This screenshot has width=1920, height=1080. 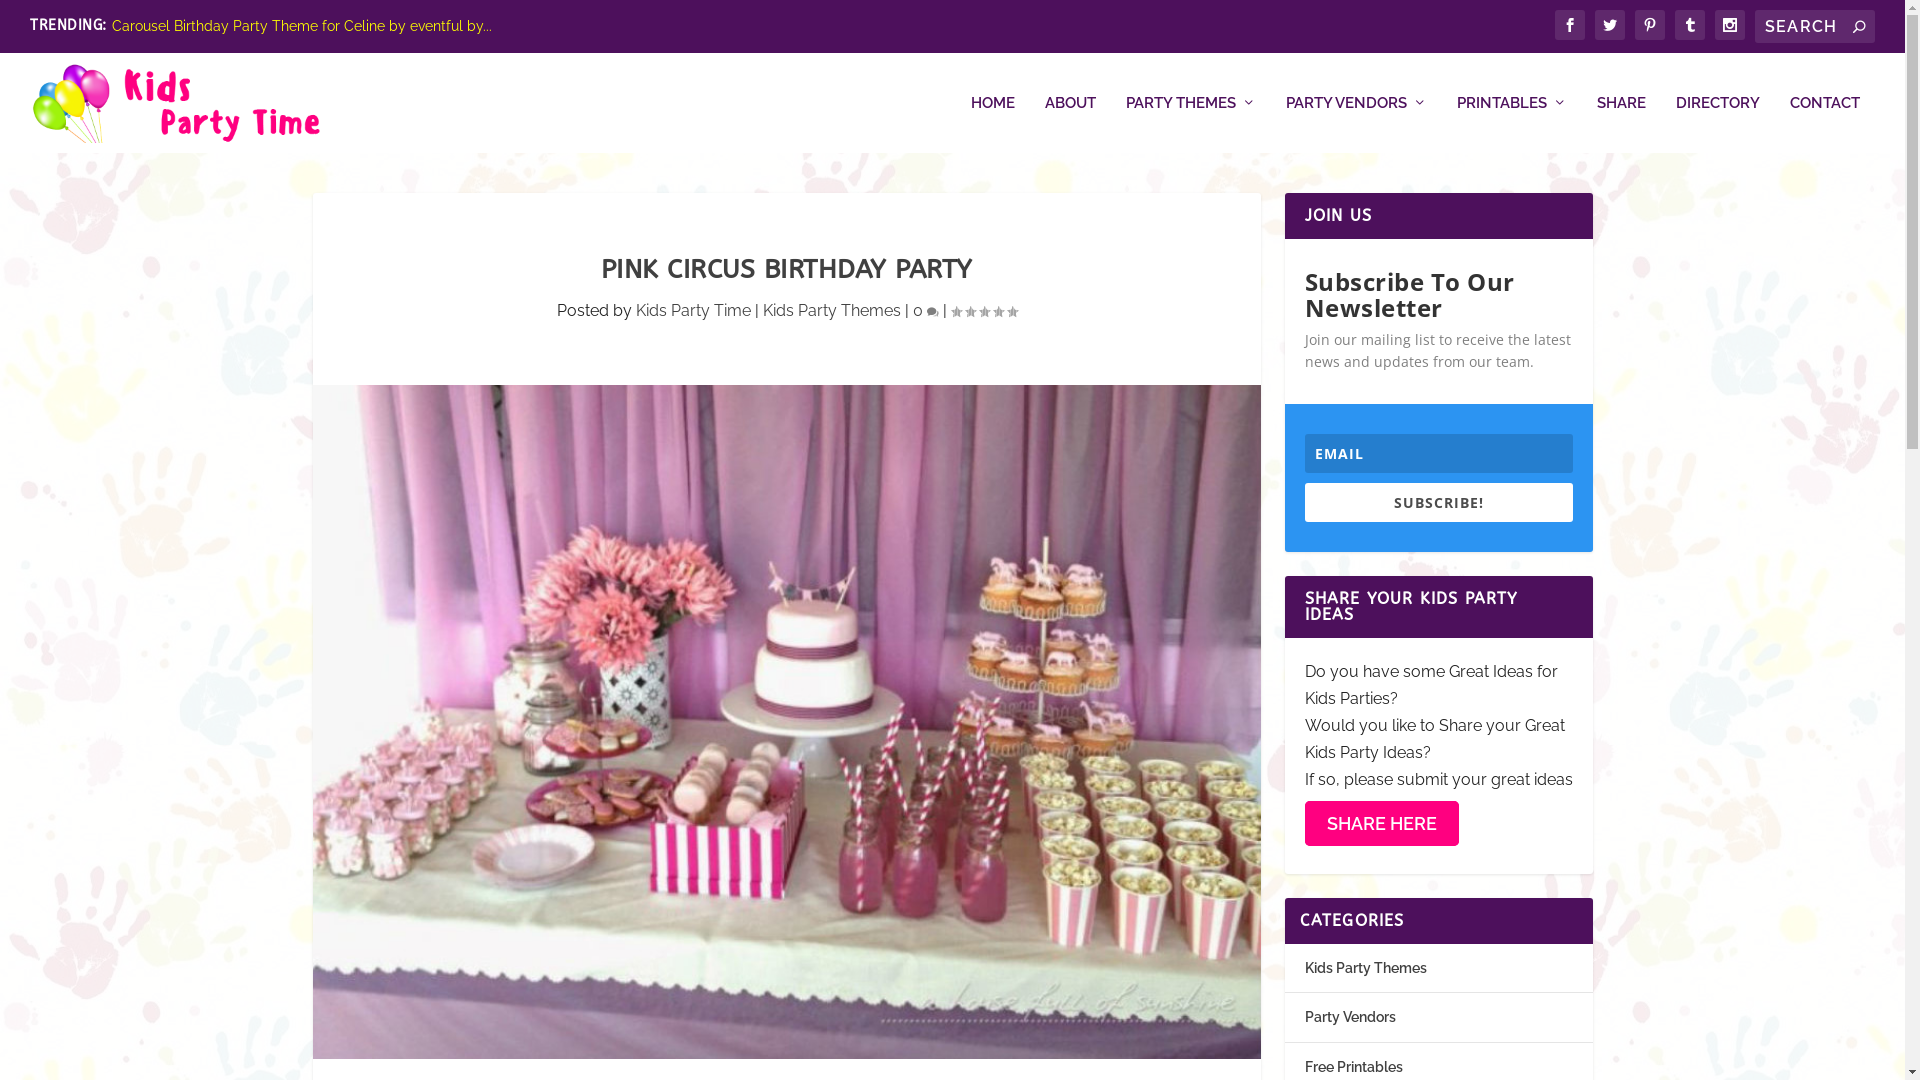 What do you see at coordinates (1675, 123) in the screenshot?
I see `'DIRECTORY'` at bounding box center [1675, 123].